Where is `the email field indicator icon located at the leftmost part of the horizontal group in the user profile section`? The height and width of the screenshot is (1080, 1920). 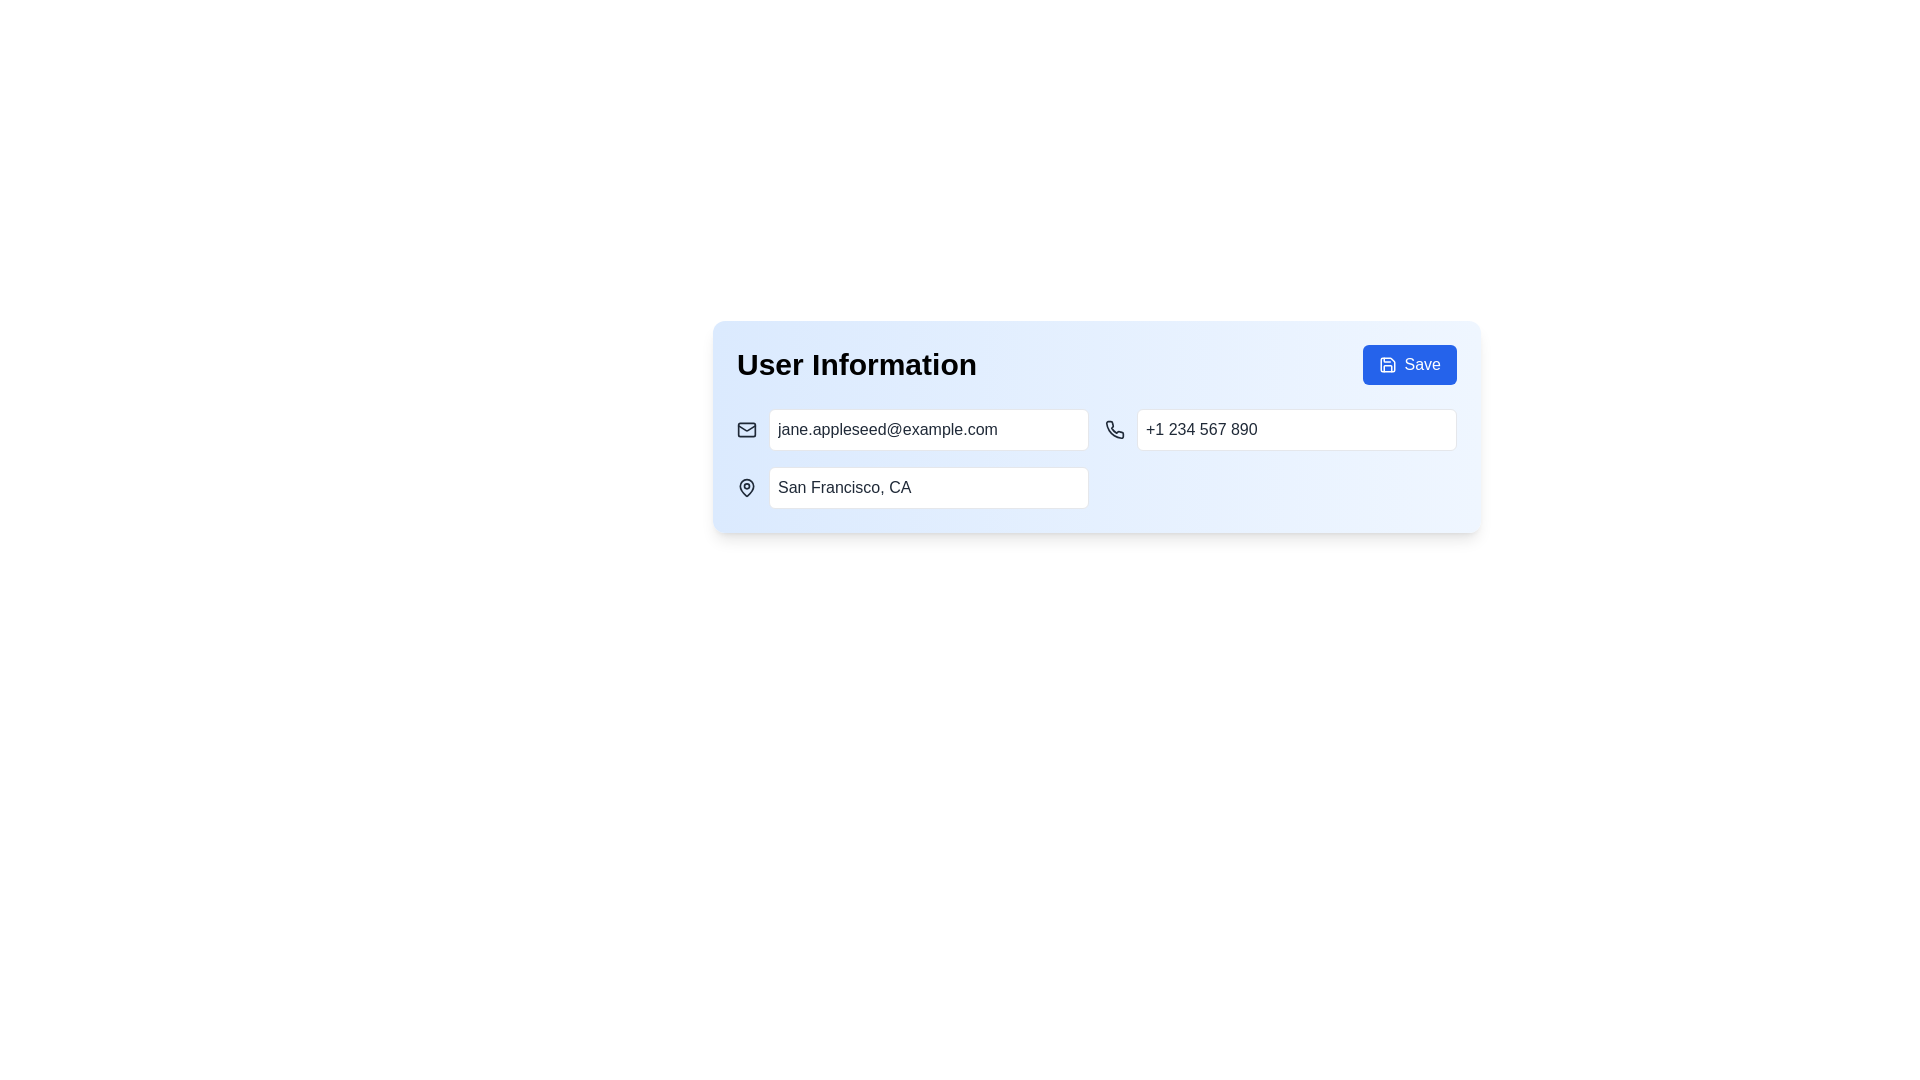 the email field indicator icon located at the leftmost part of the horizontal group in the user profile section is located at coordinates (746, 428).